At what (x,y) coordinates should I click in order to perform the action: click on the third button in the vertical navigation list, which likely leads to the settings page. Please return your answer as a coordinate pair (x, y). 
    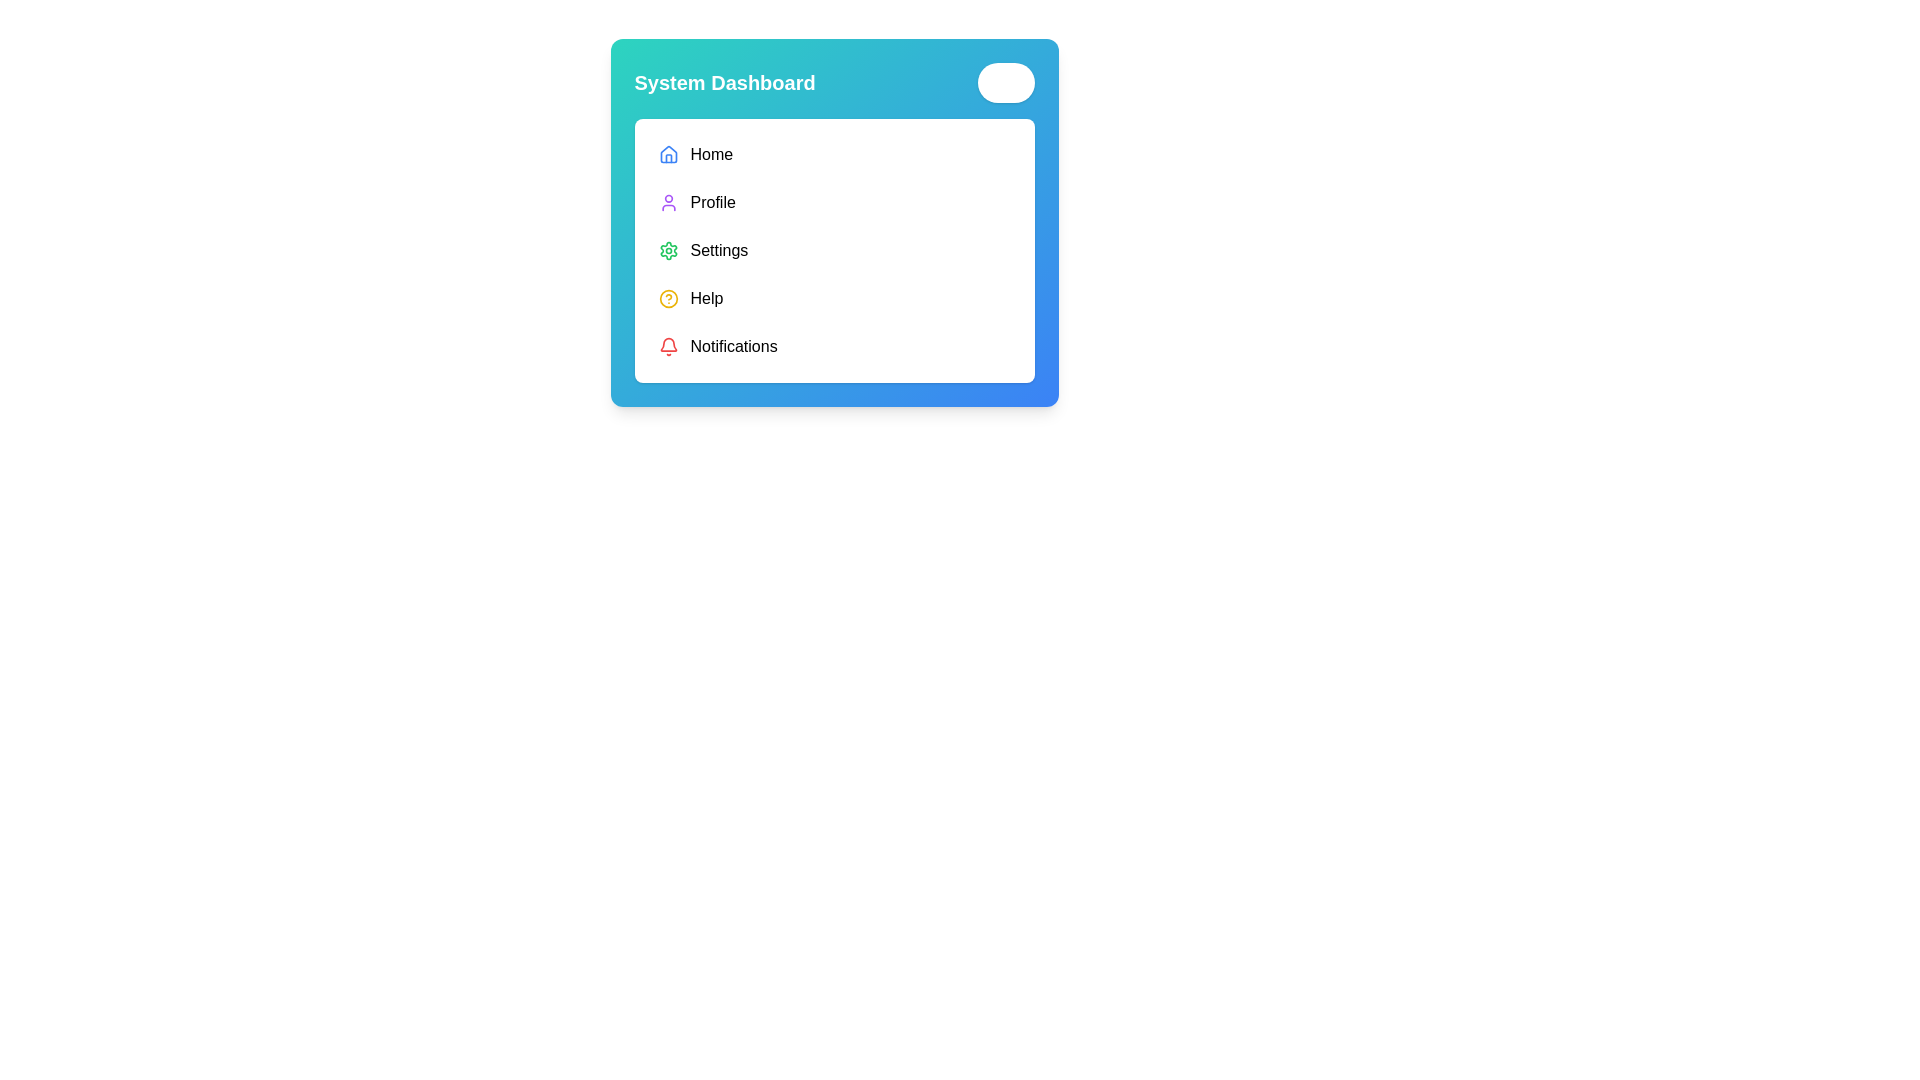
    Looking at the image, I should click on (834, 249).